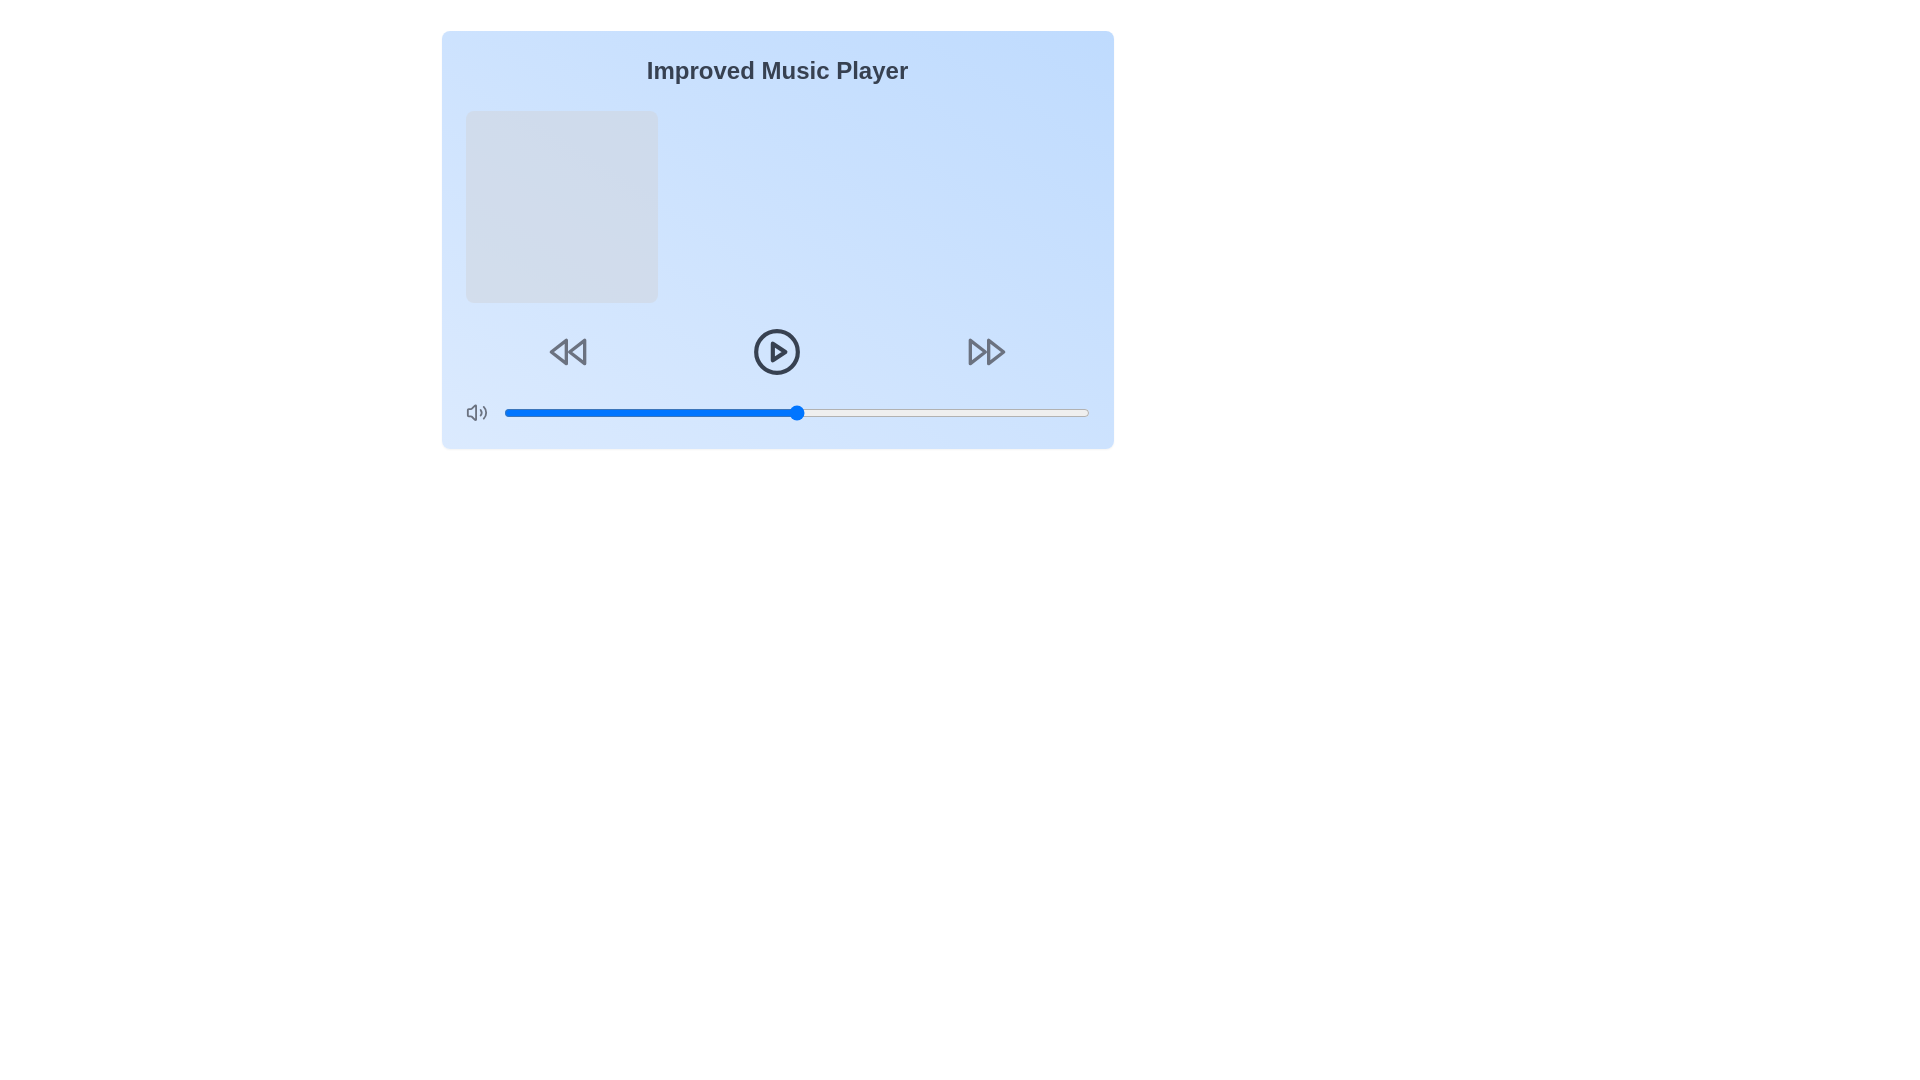 This screenshot has height=1080, width=1920. I want to click on the second triangle-shaped graphic inside the fast forward icon, which is styled in gray and located towards the bottom right of the music player interface, so click(996, 350).